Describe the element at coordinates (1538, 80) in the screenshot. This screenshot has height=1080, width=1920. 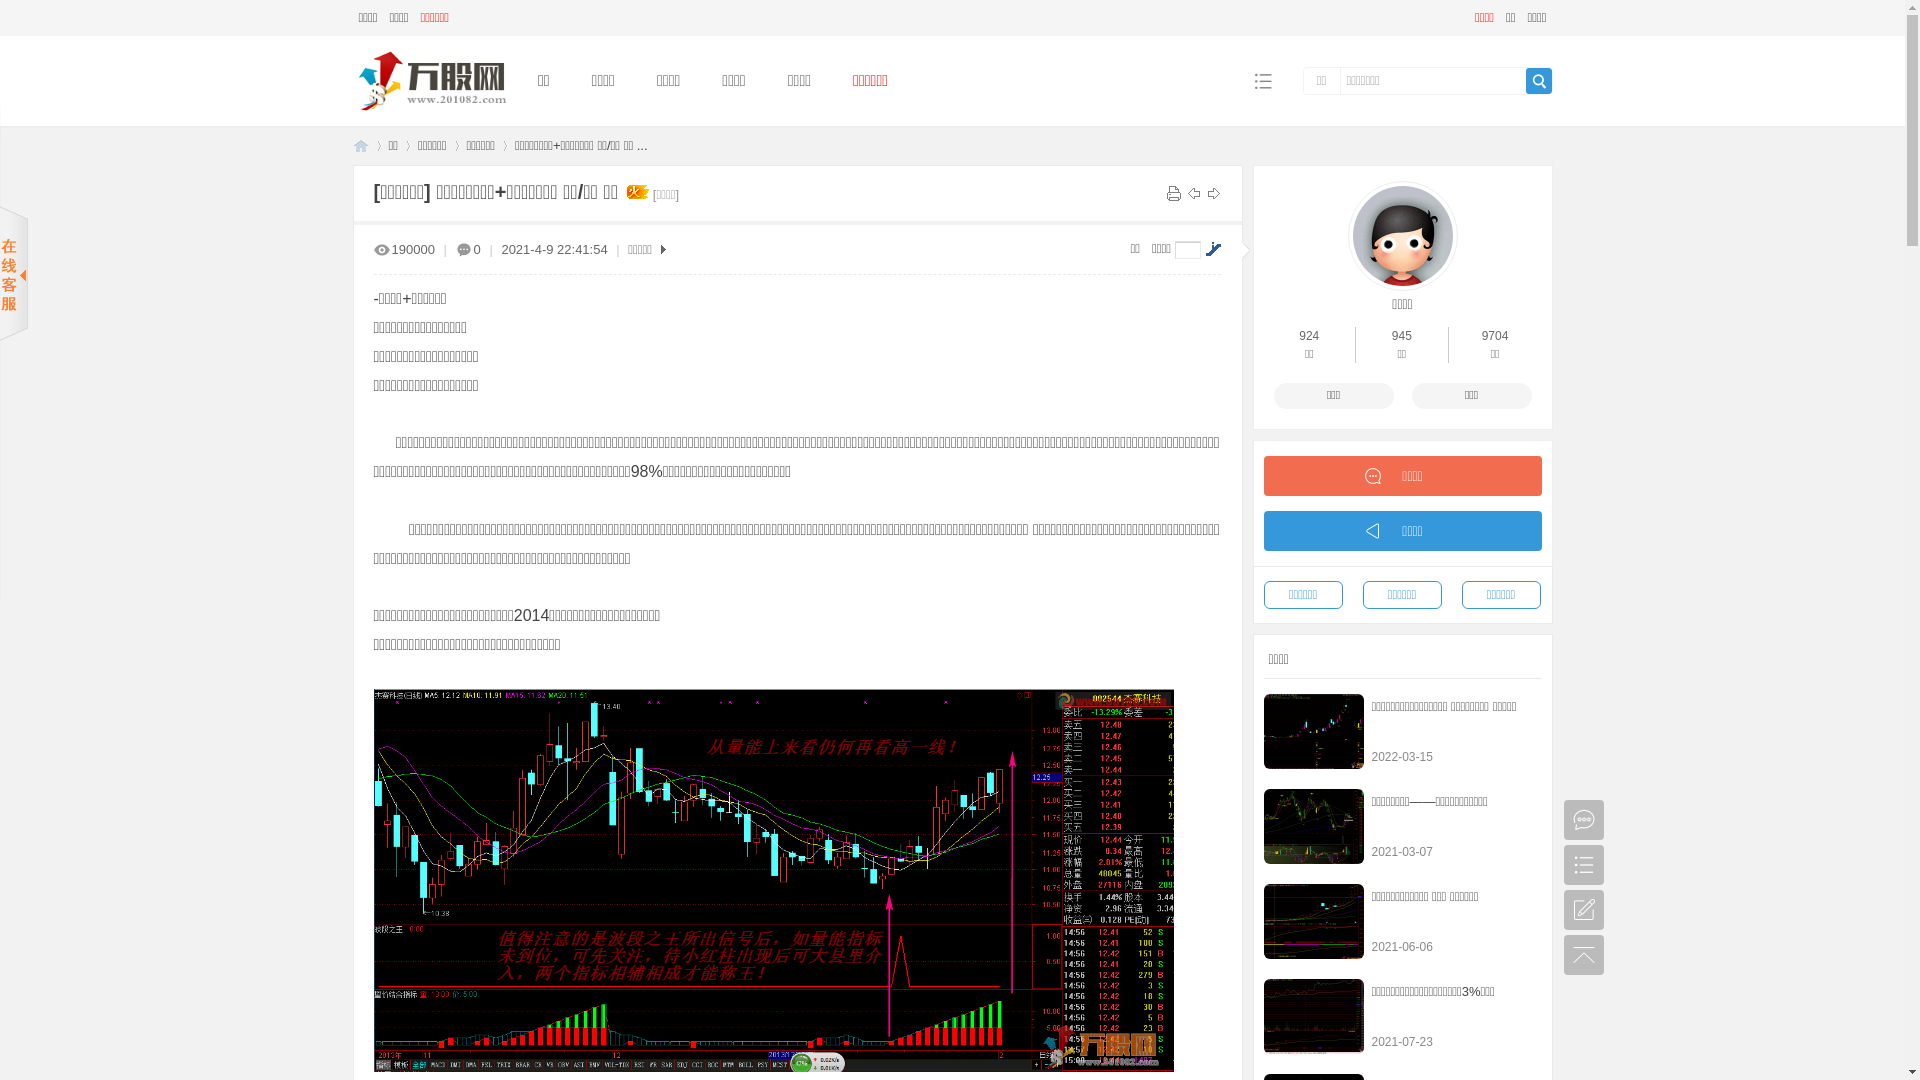
I see `'true'` at that location.